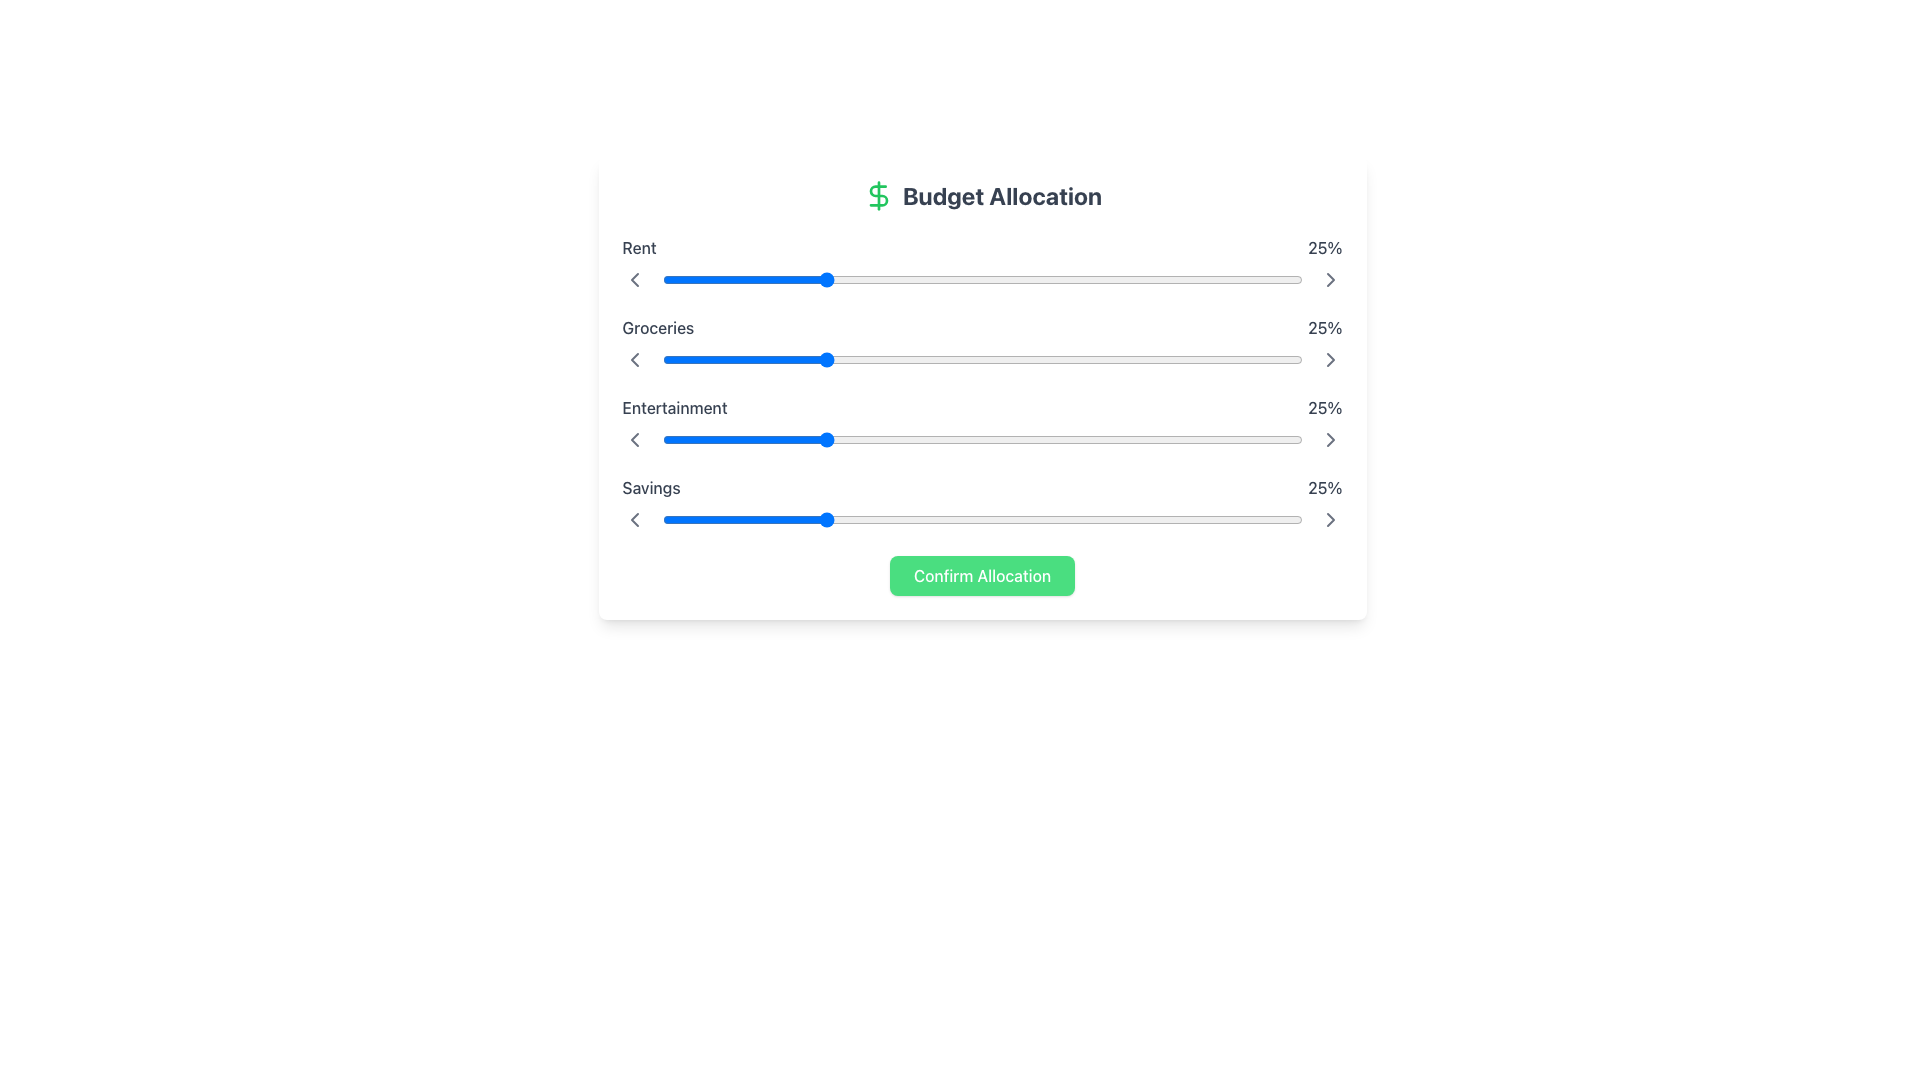 The width and height of the screenshot is (1920, 1080). What do you see at coordinates (1168, 358) in the screenshot?
I see `the slider value` at bounding box center [1168, 358].